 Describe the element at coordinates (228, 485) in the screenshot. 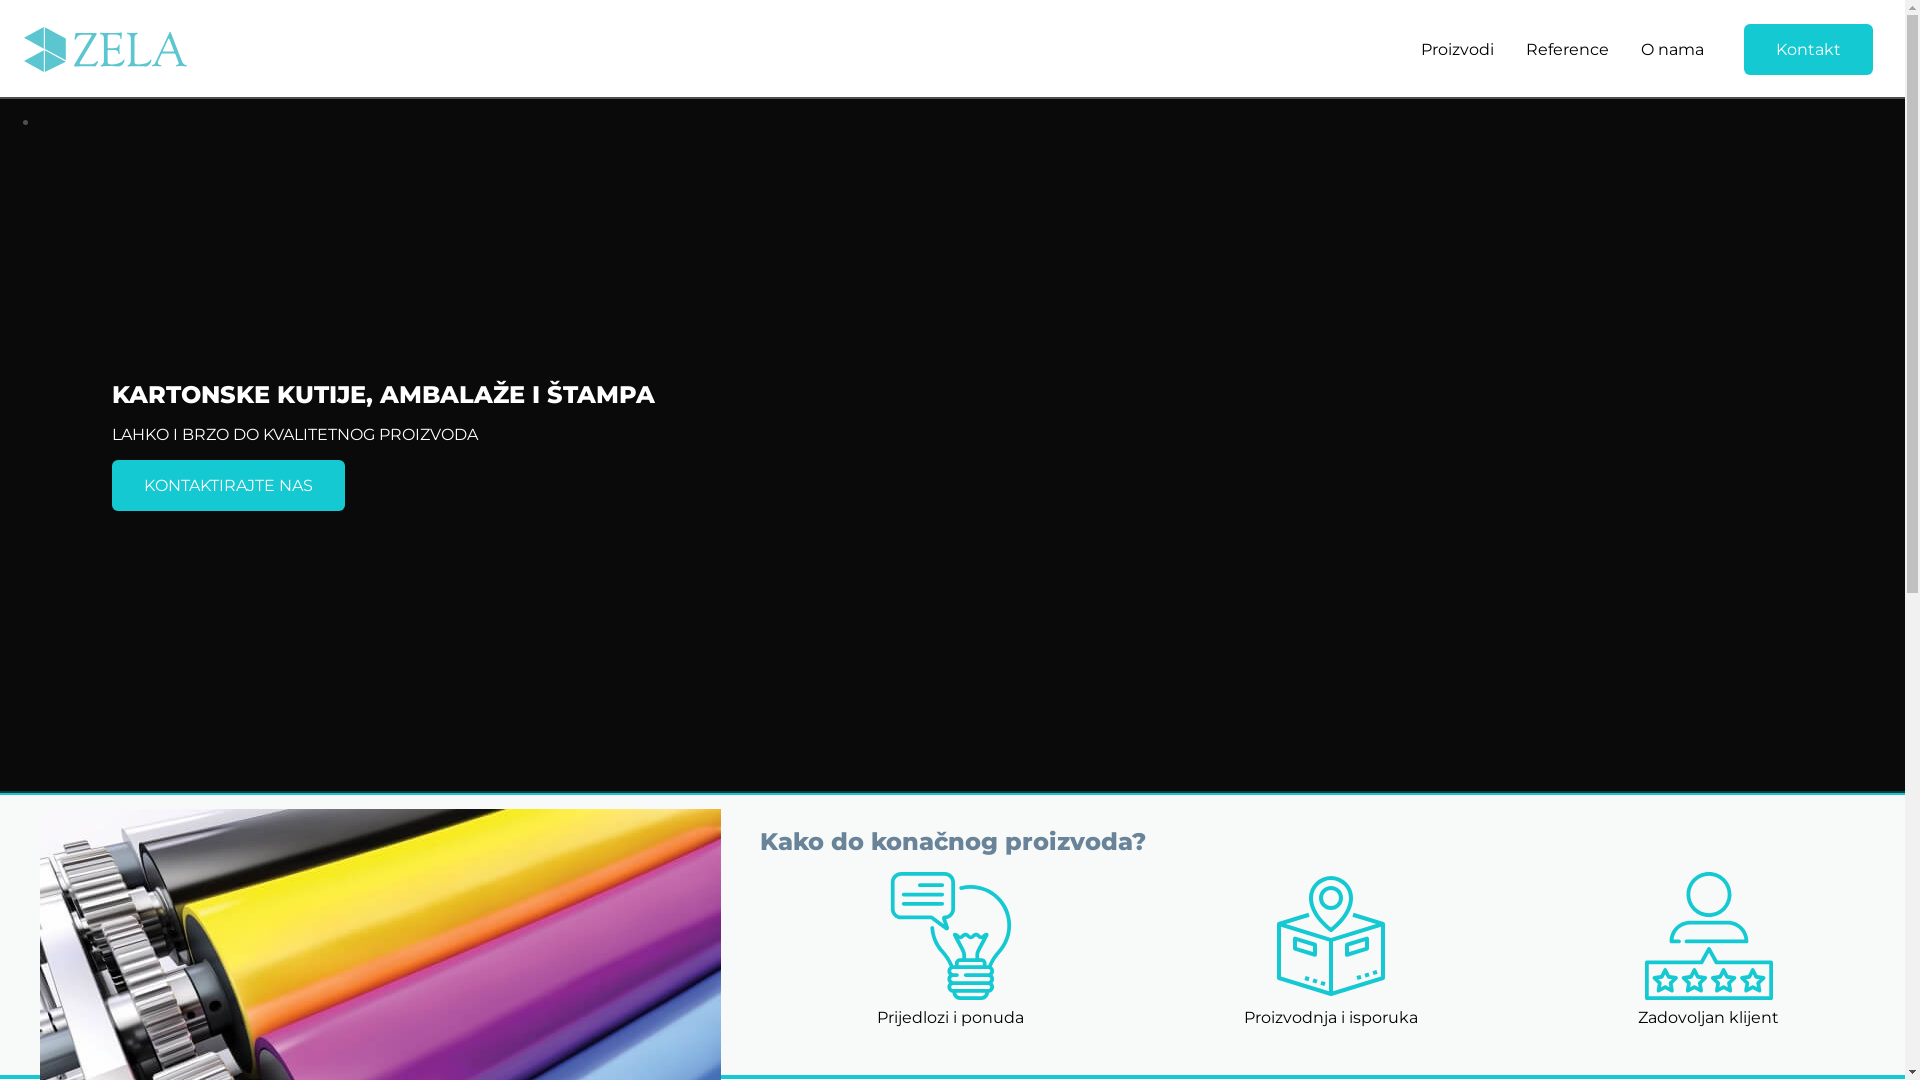

I see `'KONTAKTIRAJTE NAS'` at that location.